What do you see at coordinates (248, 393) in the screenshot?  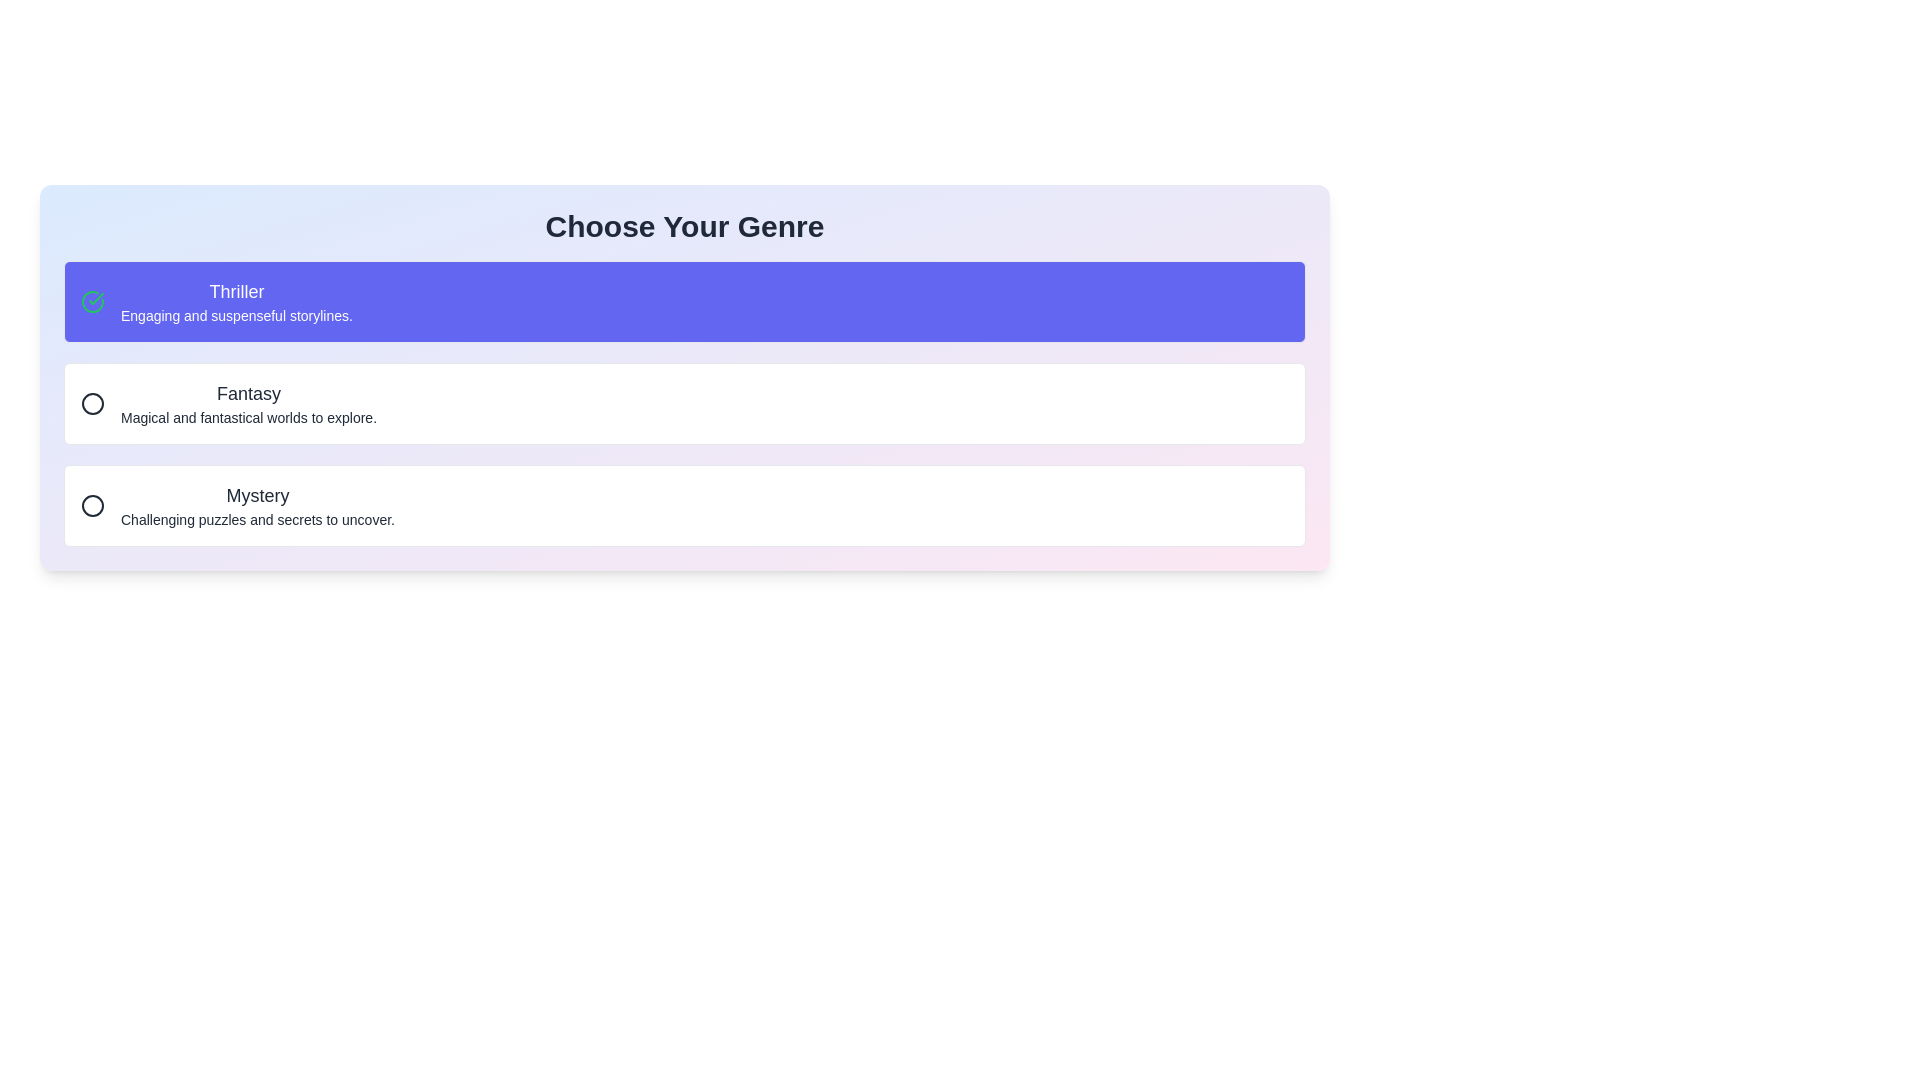 I see `the text label that serves as the title for the genre selection option located between the 'Thriller' and 'Mystery' choices in a multi-choice list` at bounding box center [248, 393].